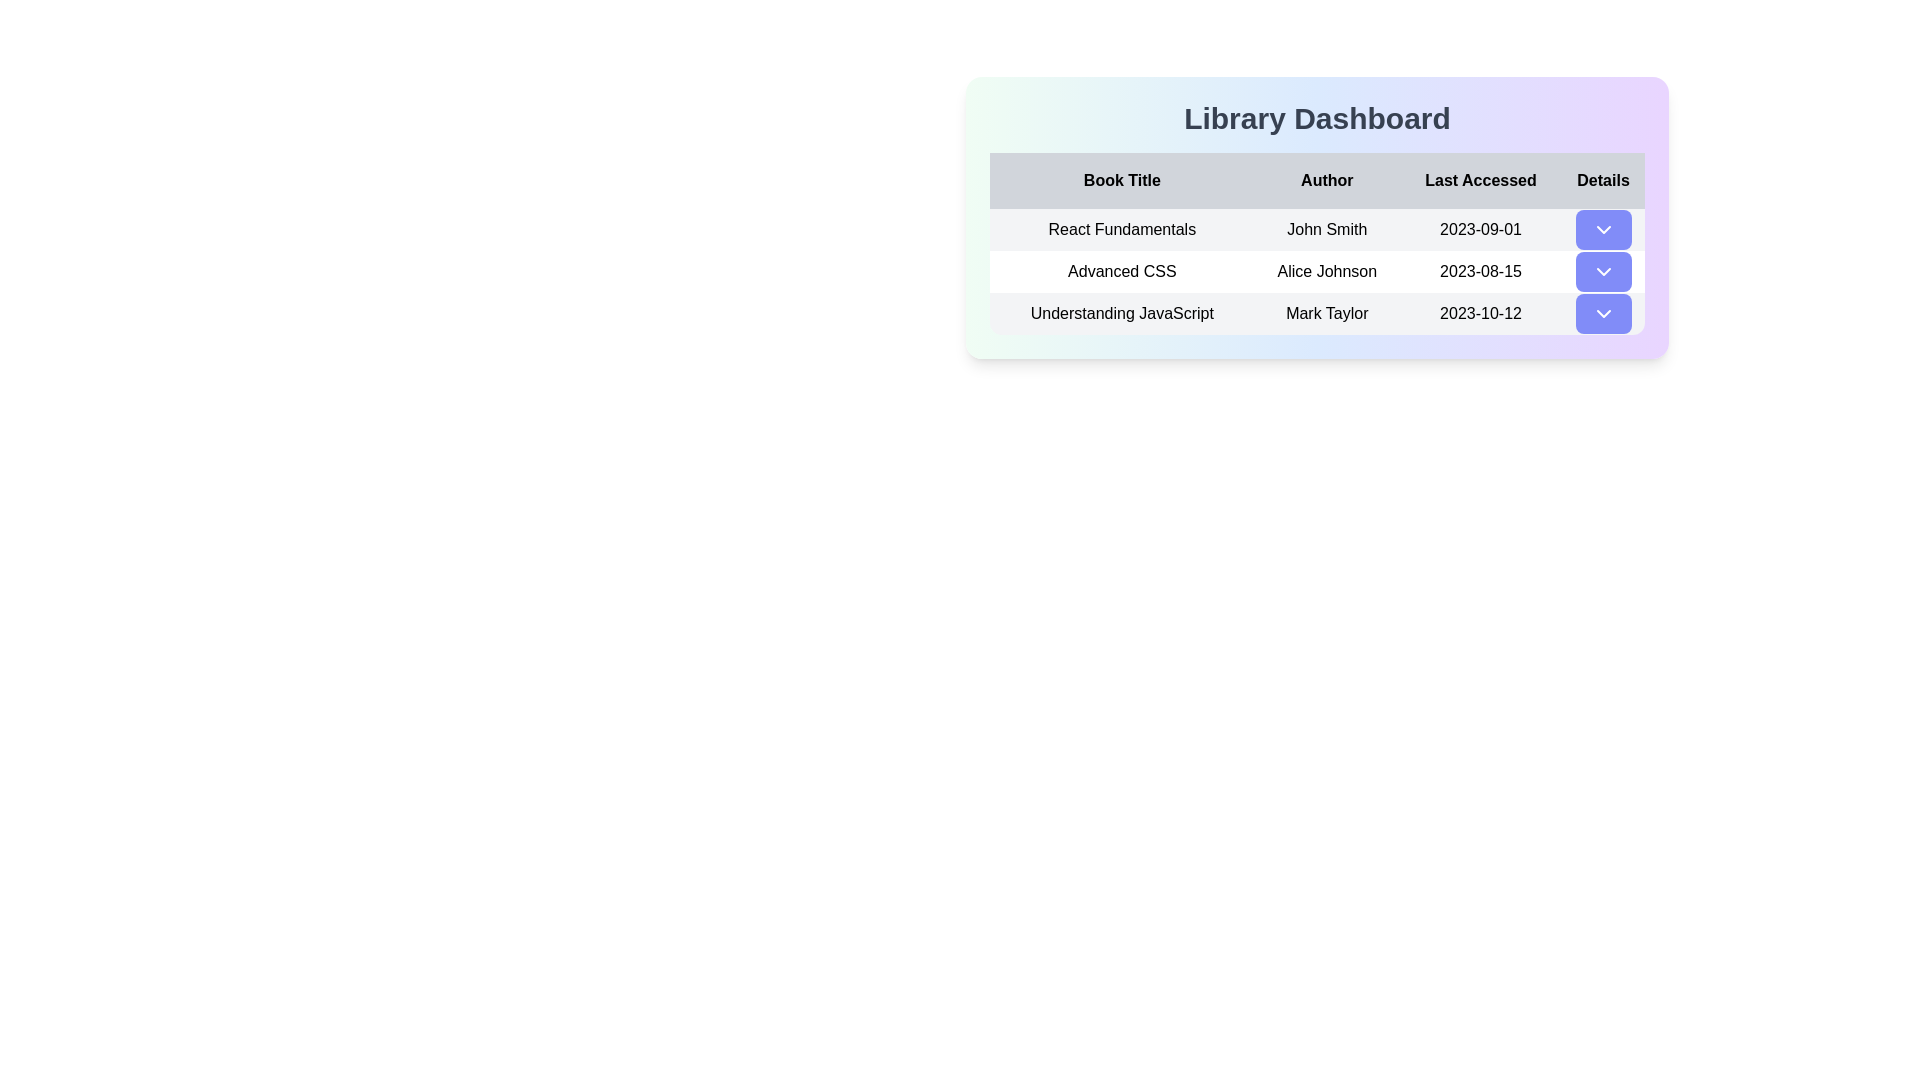 This screenshot has width=1920, height=1080. I want to click on the blue button with rounded corners containing a downward-facing chevron icon, located in the 'Details' column of the third row of the table, aligned with the book title 'Understanding JavaScript', the author 'Mark Taylor', and the last accessed date '2023-10-12', so click(1603, 313).